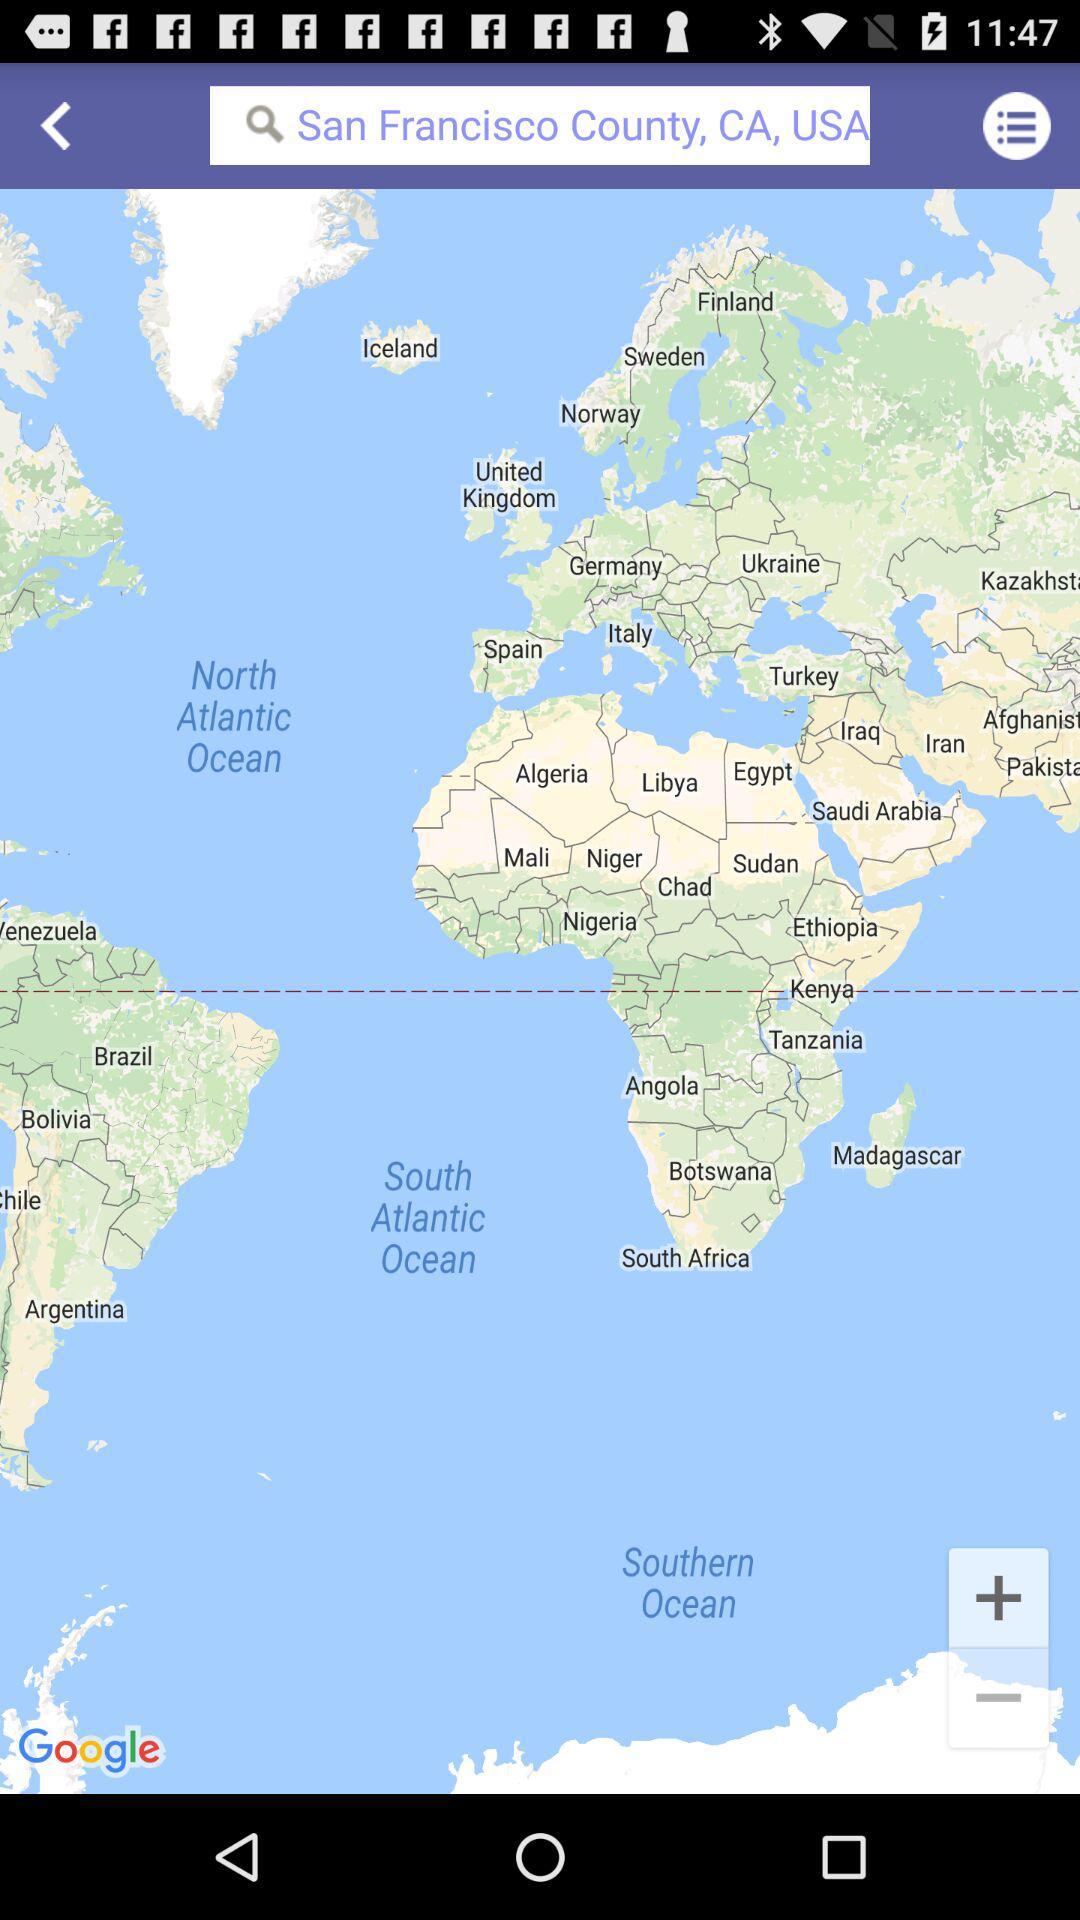 This screenshot has height=1920, width=1080. I want to click on the arrow_backward icon, so click(61, 133).